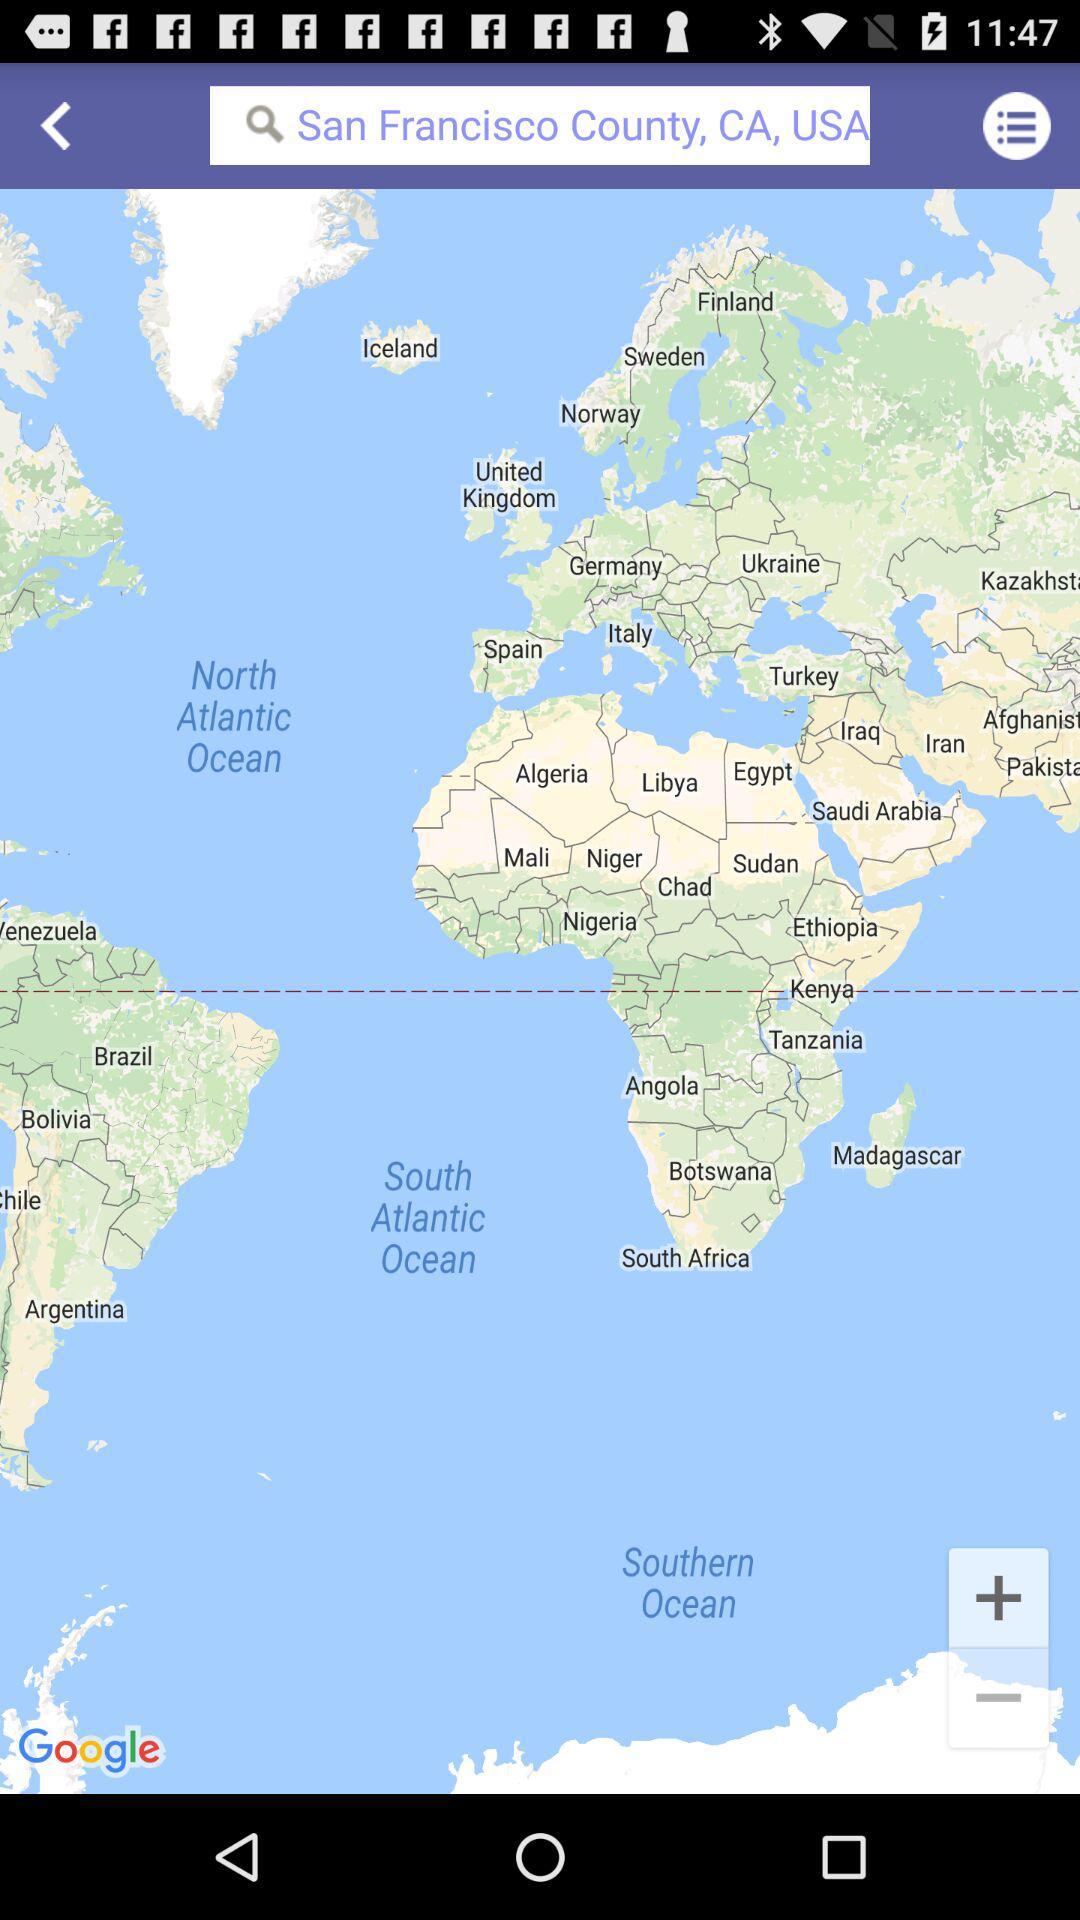 This screenshot has height=1920, width=1080. I want to click on the arrow_backward icon, so click(61, 133).